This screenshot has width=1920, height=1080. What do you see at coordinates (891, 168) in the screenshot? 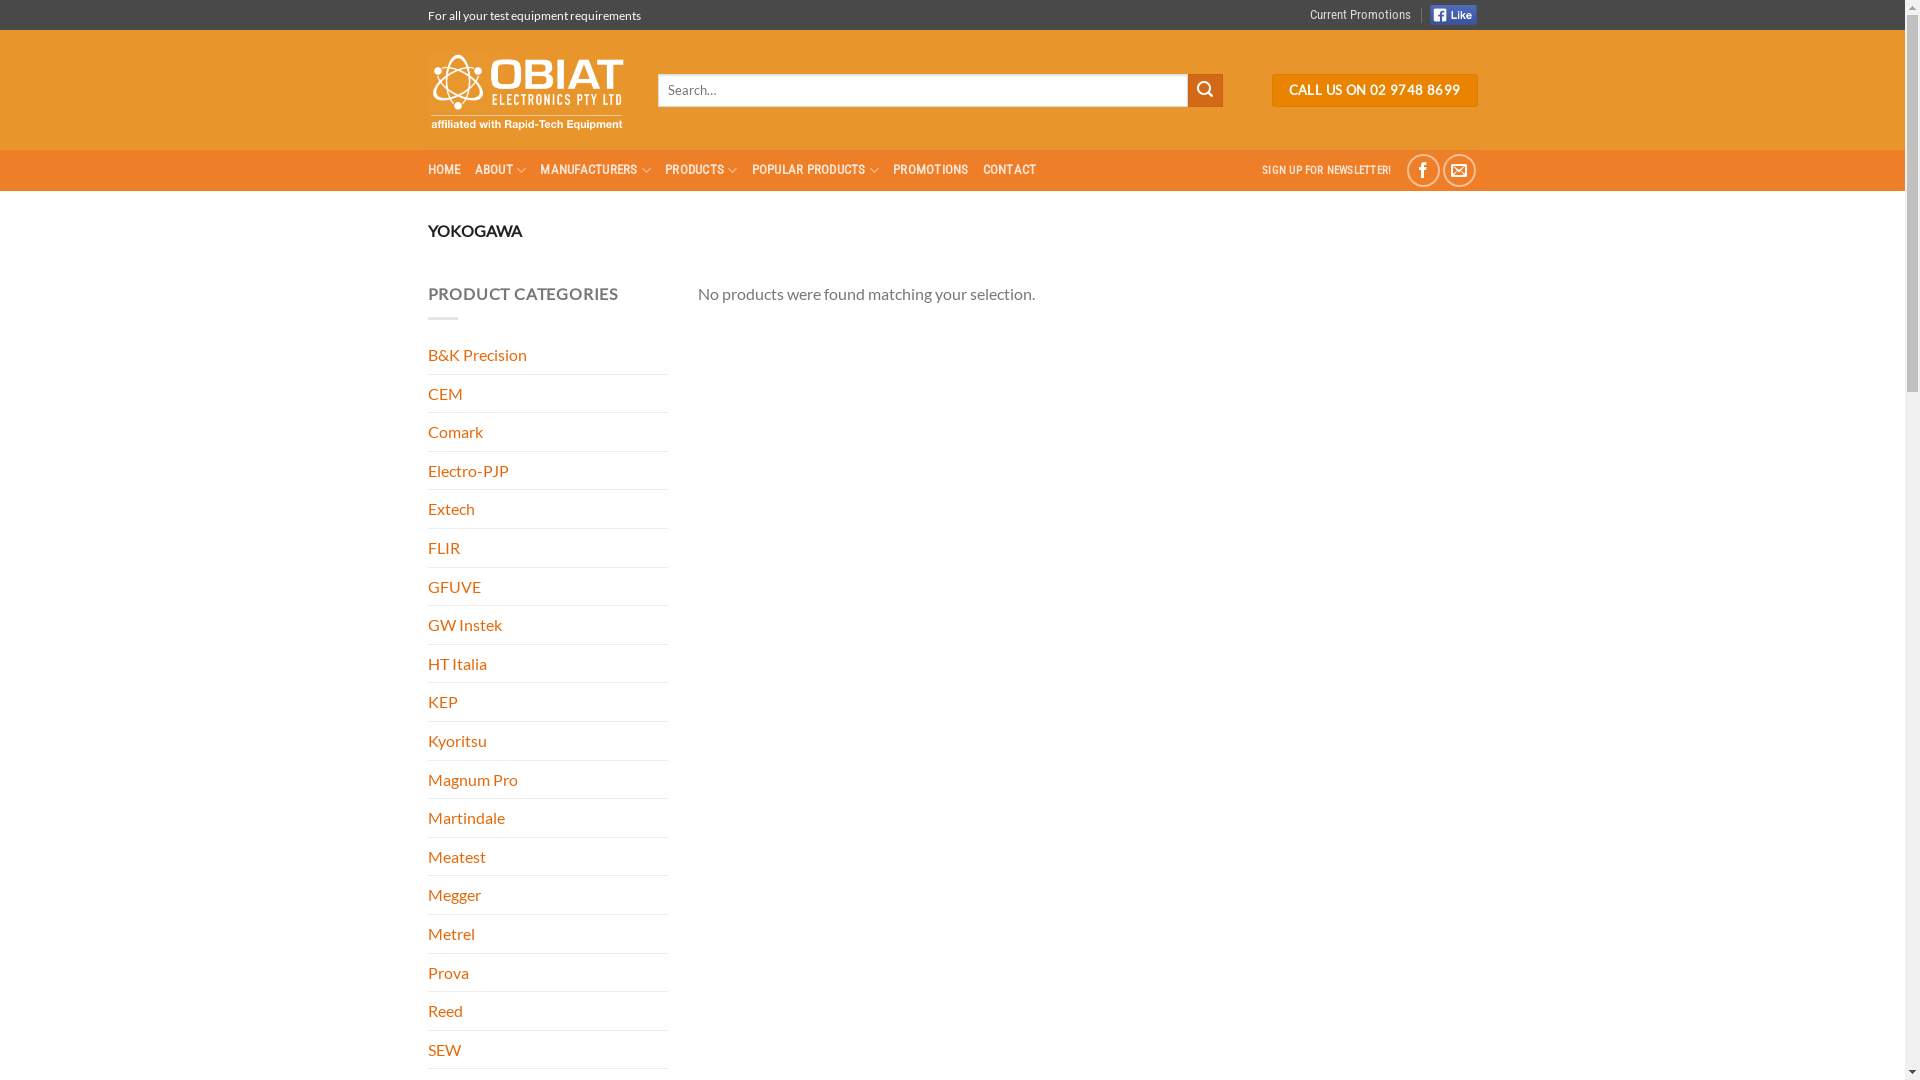
I see `'PROMOTIONS'` at bounding box center [891, 168].